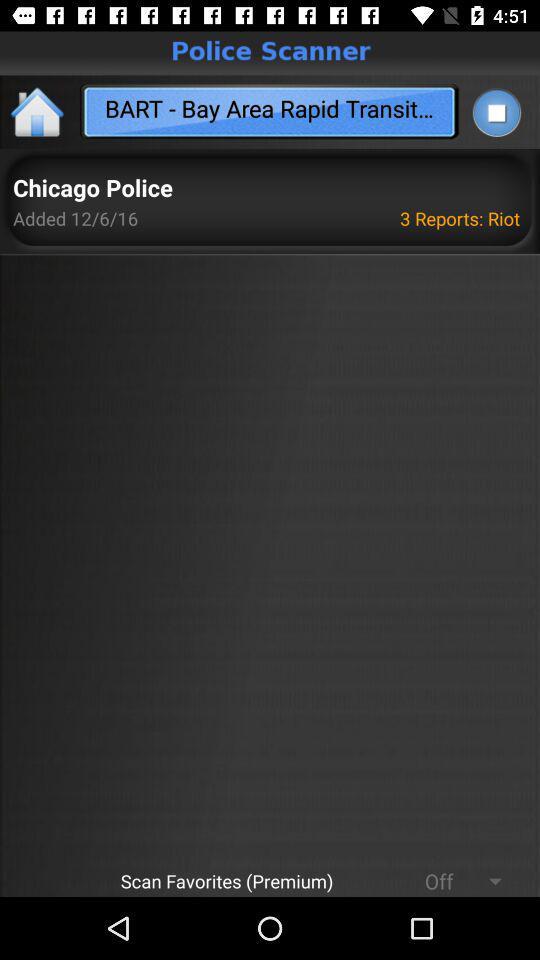 This screenshot has width=540, height=960. Describe the element at coordinates (38, 111) in the screenshot. I see `return home` at that location.